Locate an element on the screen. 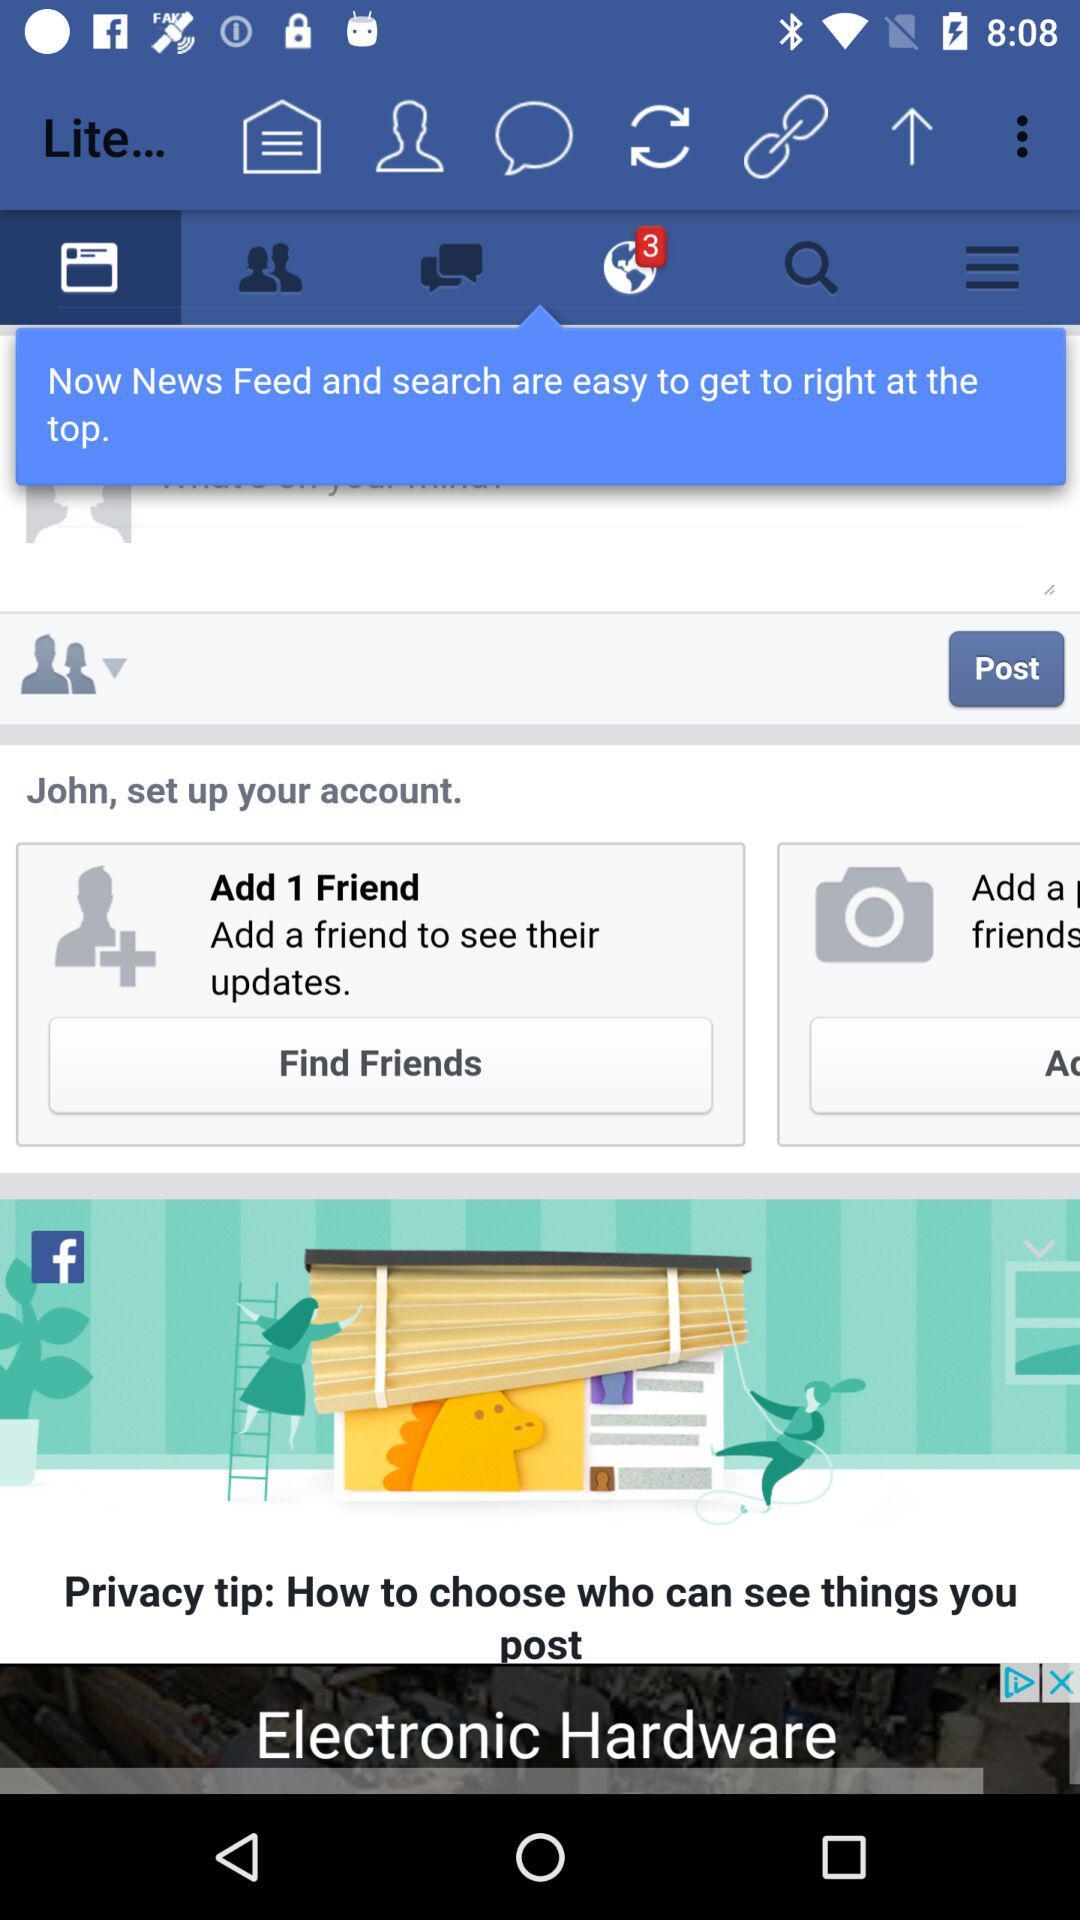 The image size is (1080, 1920). visit advertised website is located at coordinates (540, 1727).